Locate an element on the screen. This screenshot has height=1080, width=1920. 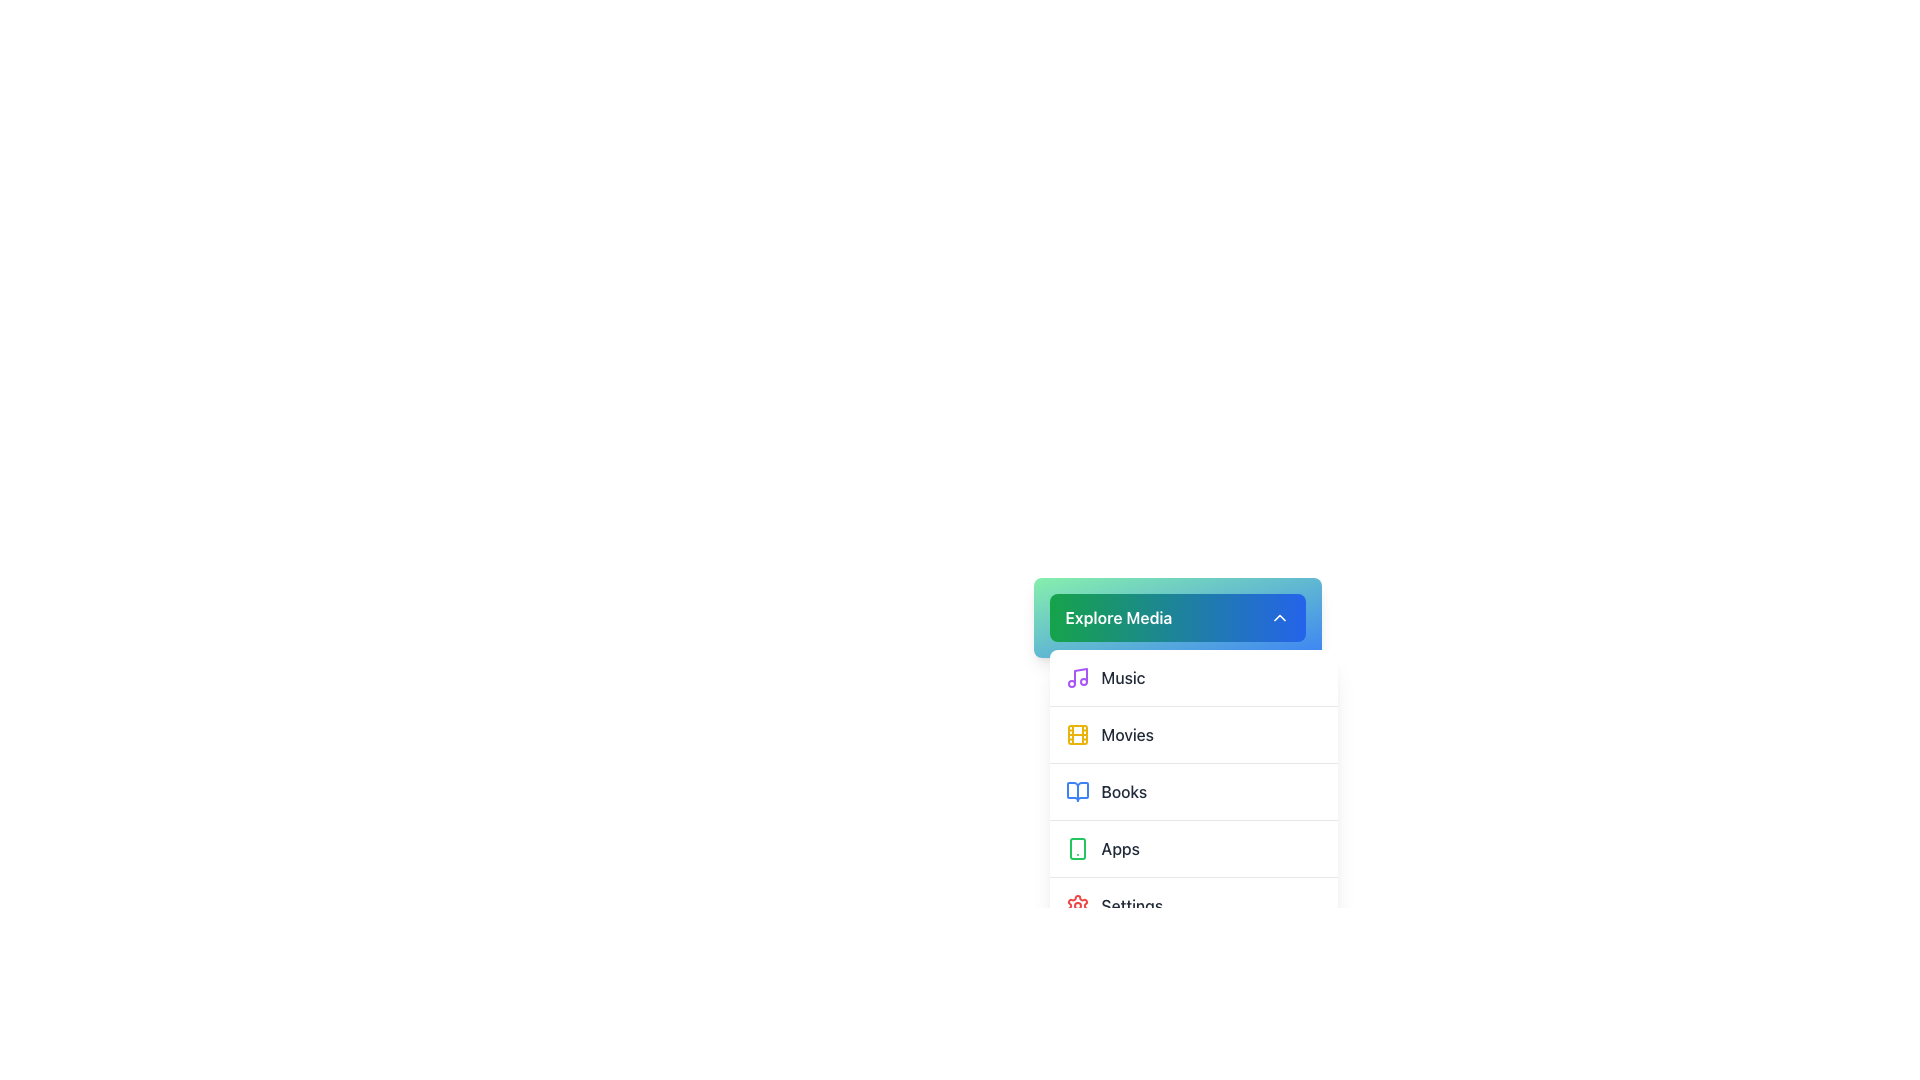
the SVG Icon located to the left of the labeled text 'Apps' in the dropdown list under the 'Explore Media' header is located at coordinates (1076, 848).